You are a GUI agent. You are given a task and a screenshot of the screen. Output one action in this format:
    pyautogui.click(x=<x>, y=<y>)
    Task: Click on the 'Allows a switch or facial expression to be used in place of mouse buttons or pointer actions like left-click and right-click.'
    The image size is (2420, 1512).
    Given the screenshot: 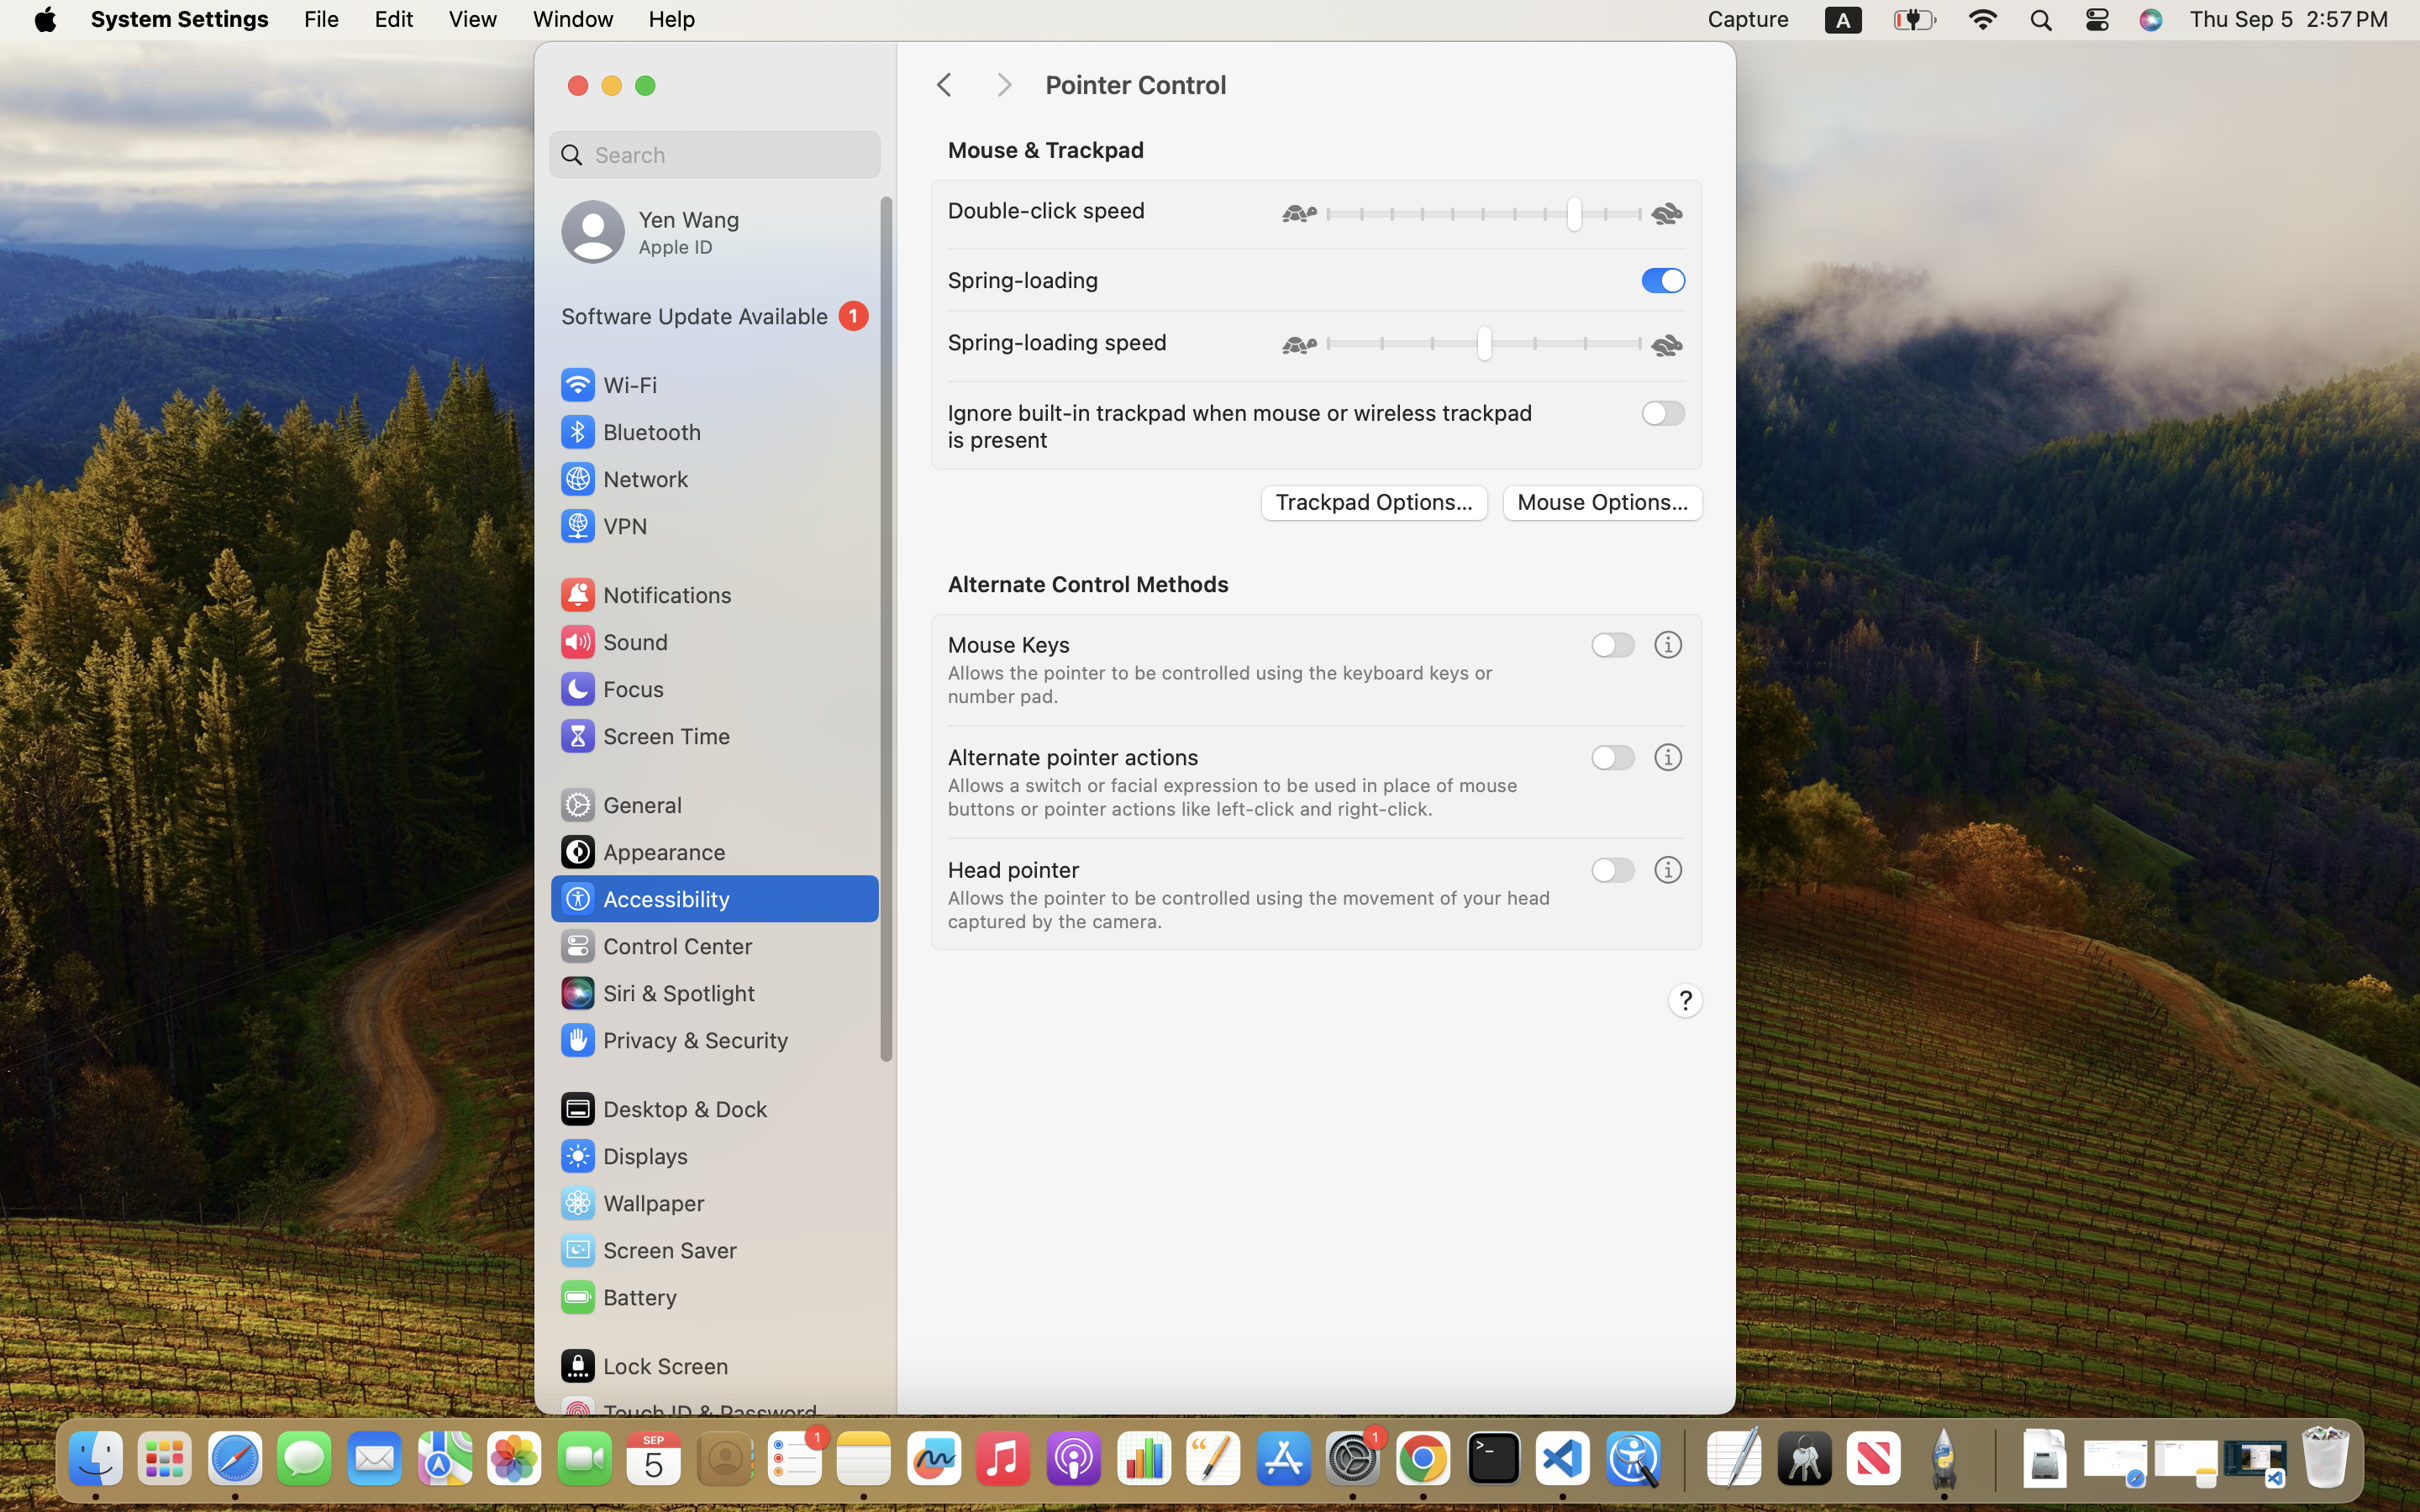 What is the action you would take?
    pyautogui.click(x=1234, y=795)
    